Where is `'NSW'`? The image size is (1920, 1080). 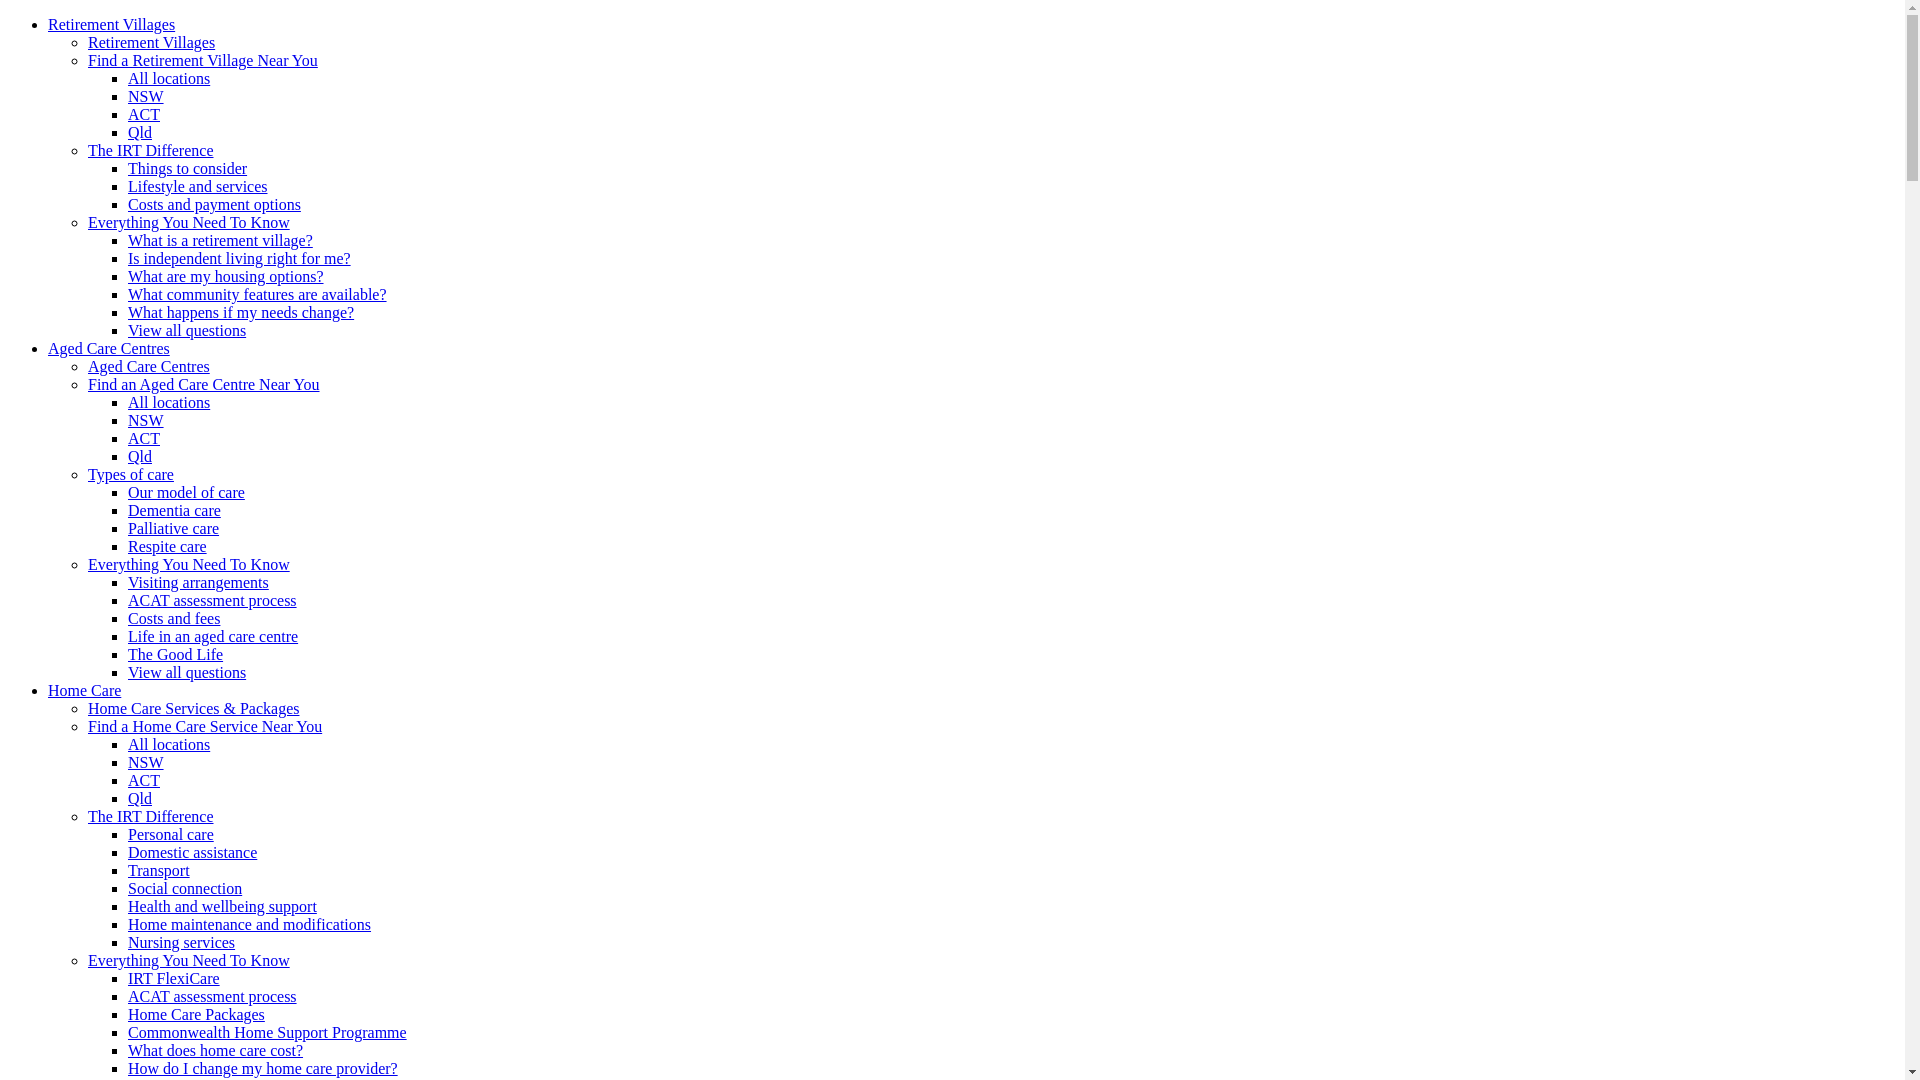 'NSW' is located at coordinates (144, 762).